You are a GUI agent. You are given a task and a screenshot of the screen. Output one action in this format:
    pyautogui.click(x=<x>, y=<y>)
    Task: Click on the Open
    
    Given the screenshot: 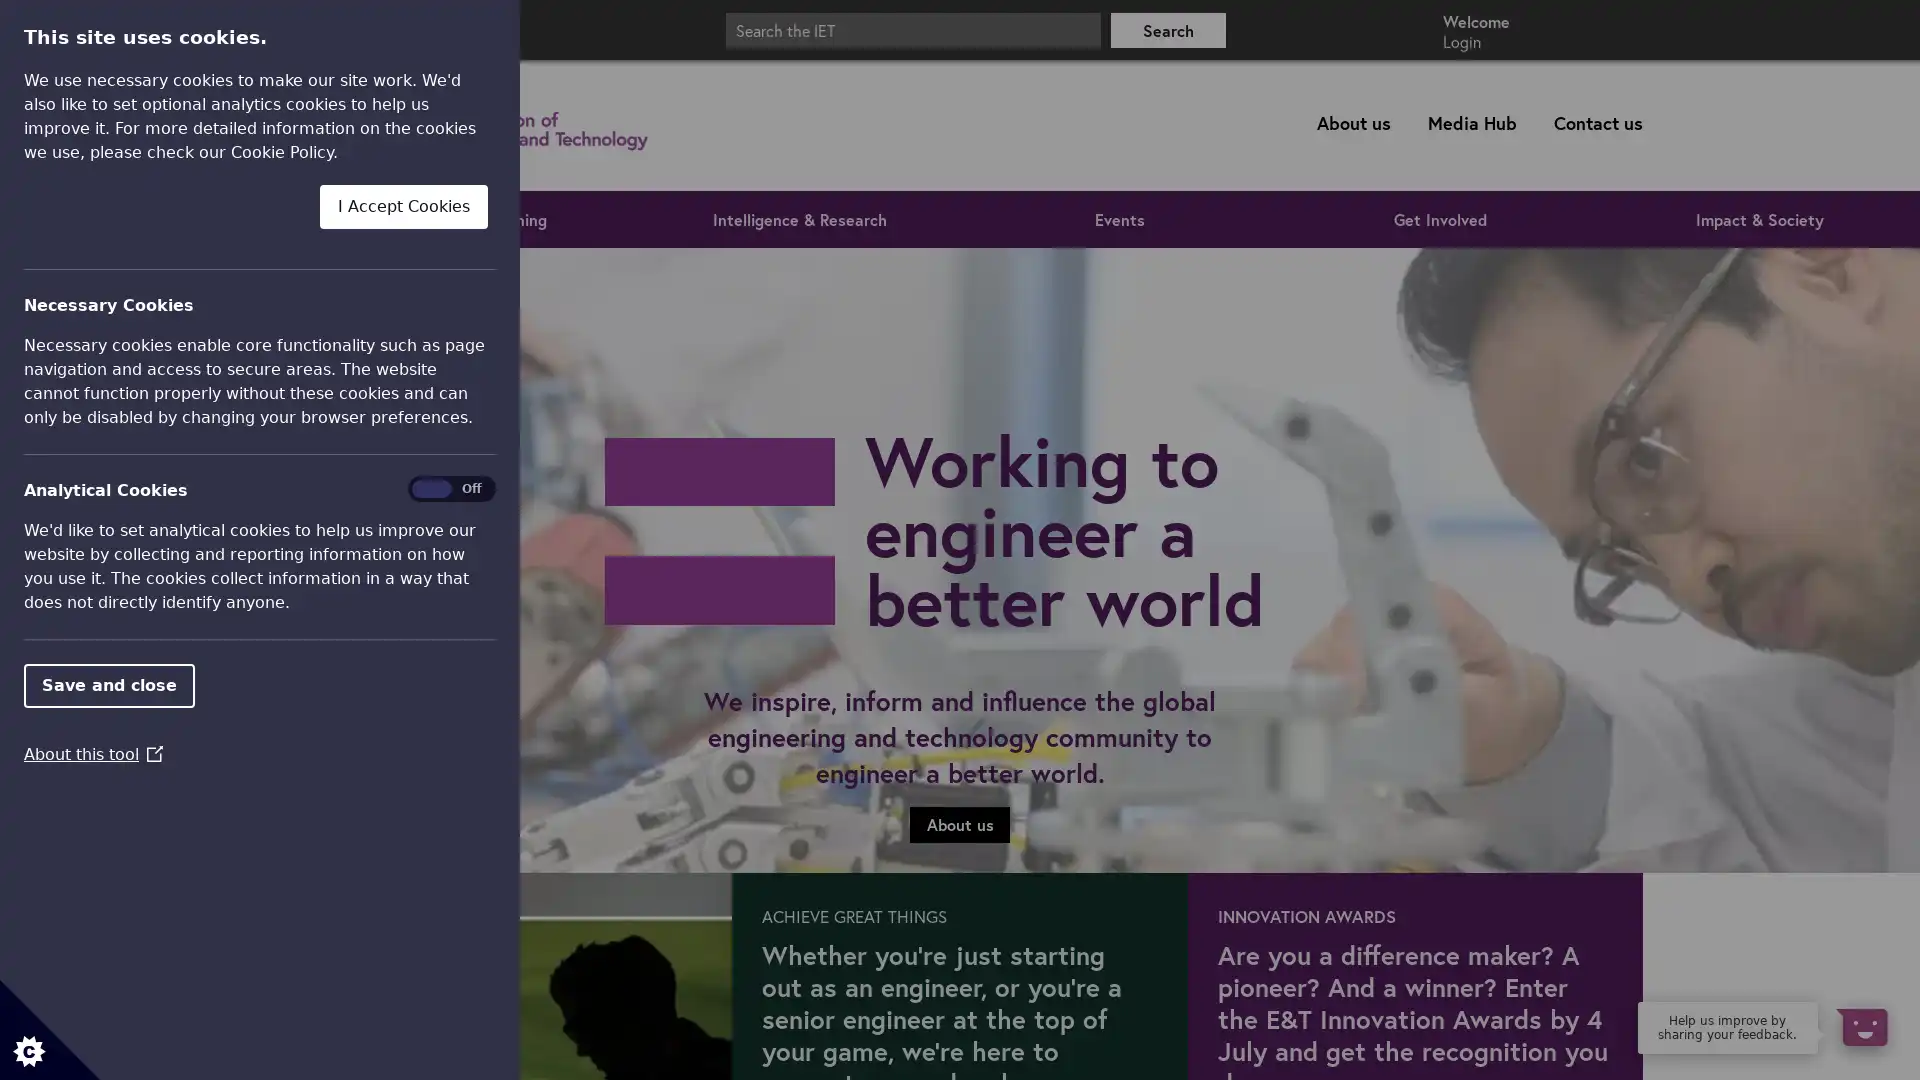 What is the action you would take?
    pyautogui.click(x=1860, y=1026)
    